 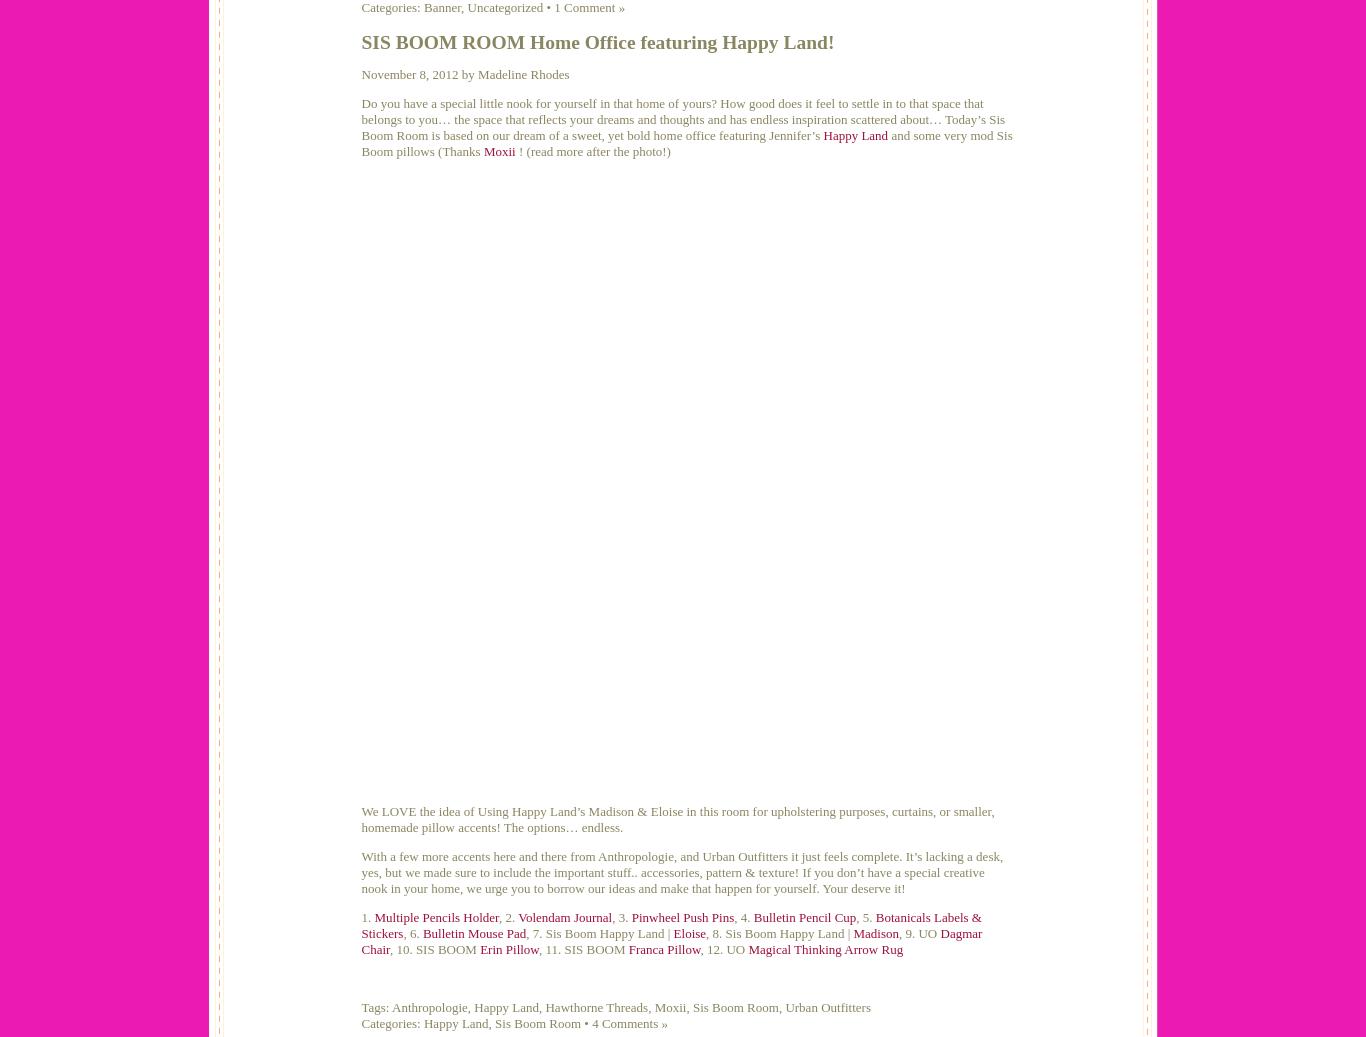 I want to click on 'Urban Outfitters', so click(x=785, y=1007).